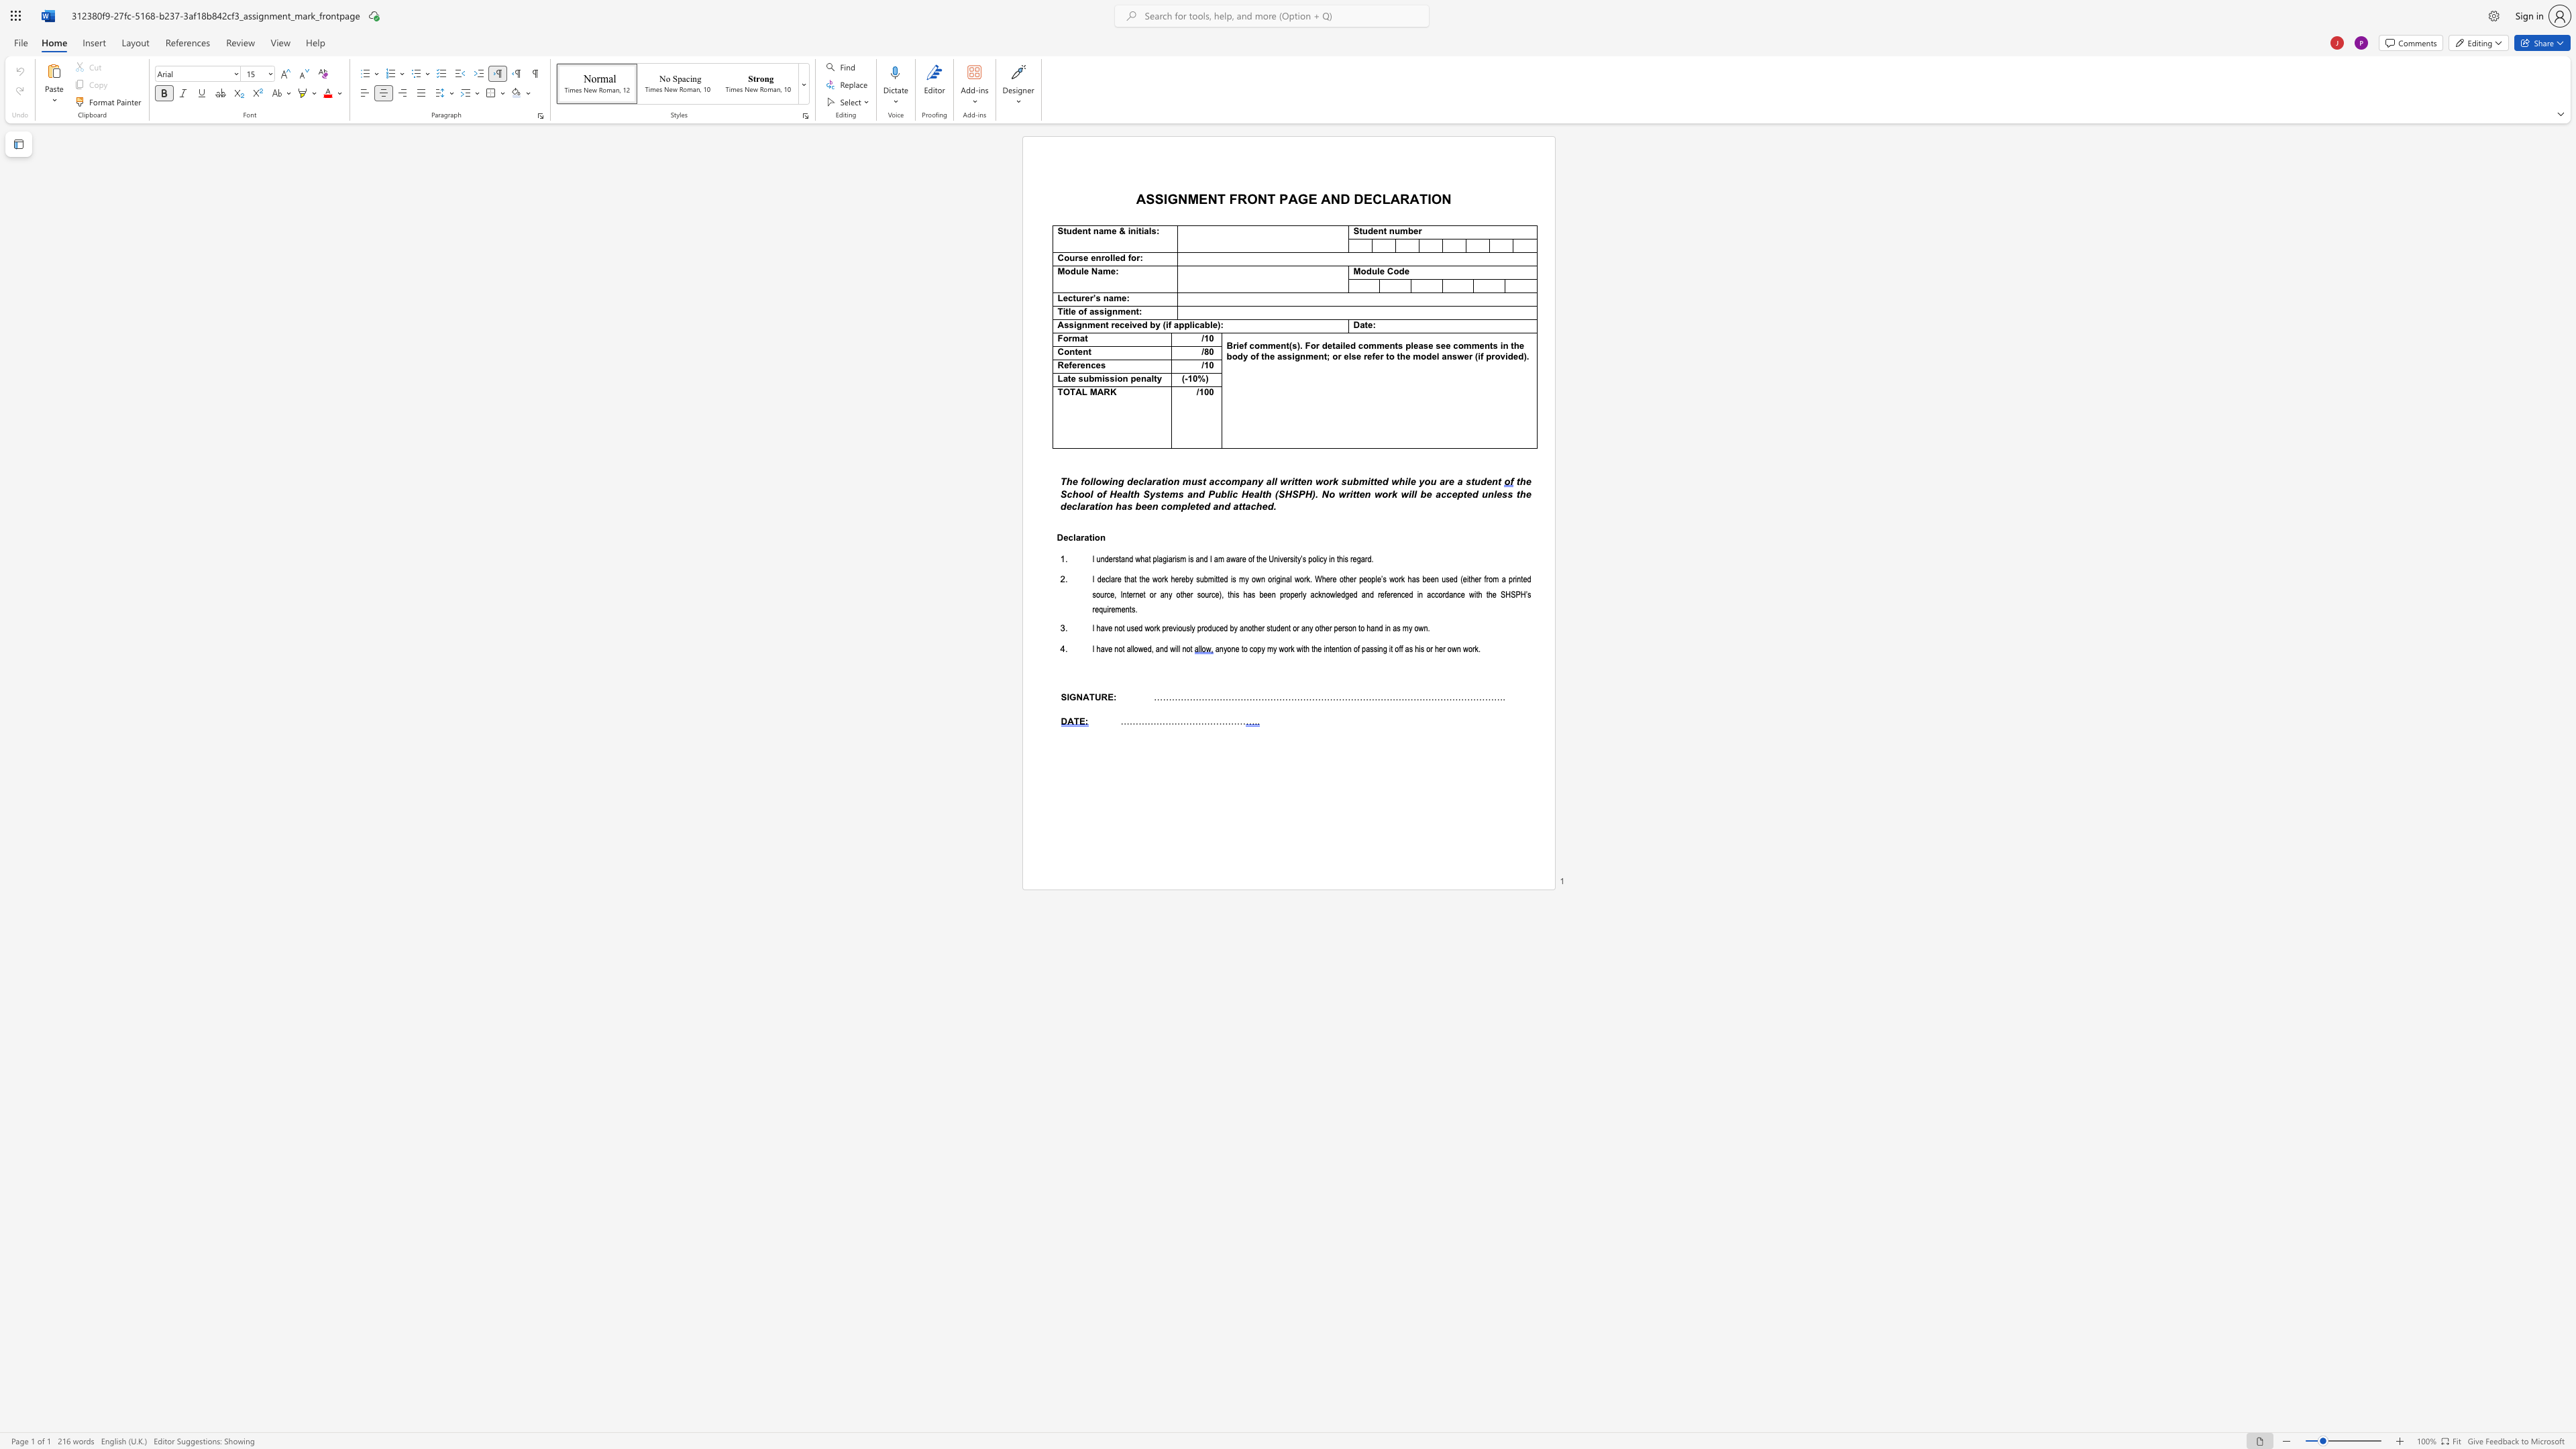 The width and height of the screenshot is (2576, 1449). I want to click on the subset text "he" within the text "e work hereby", so click(1169, 579).